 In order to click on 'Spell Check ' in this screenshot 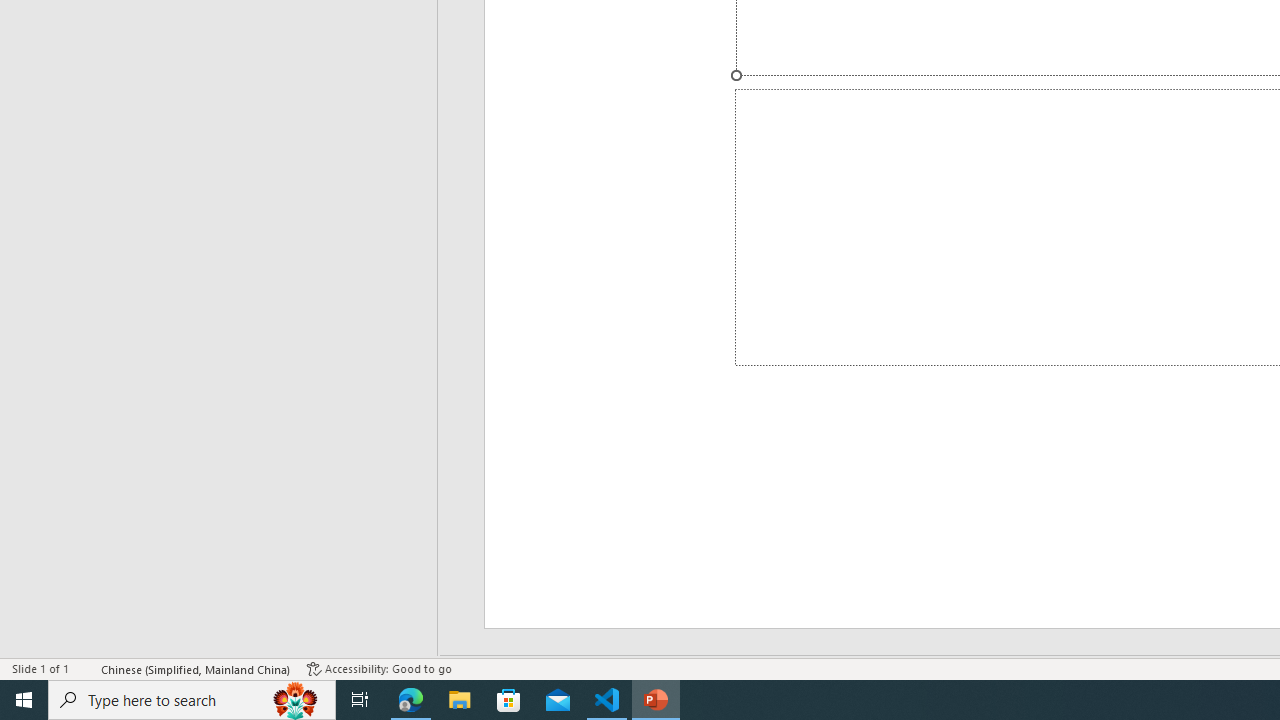, I will do `click(85, 669)`.